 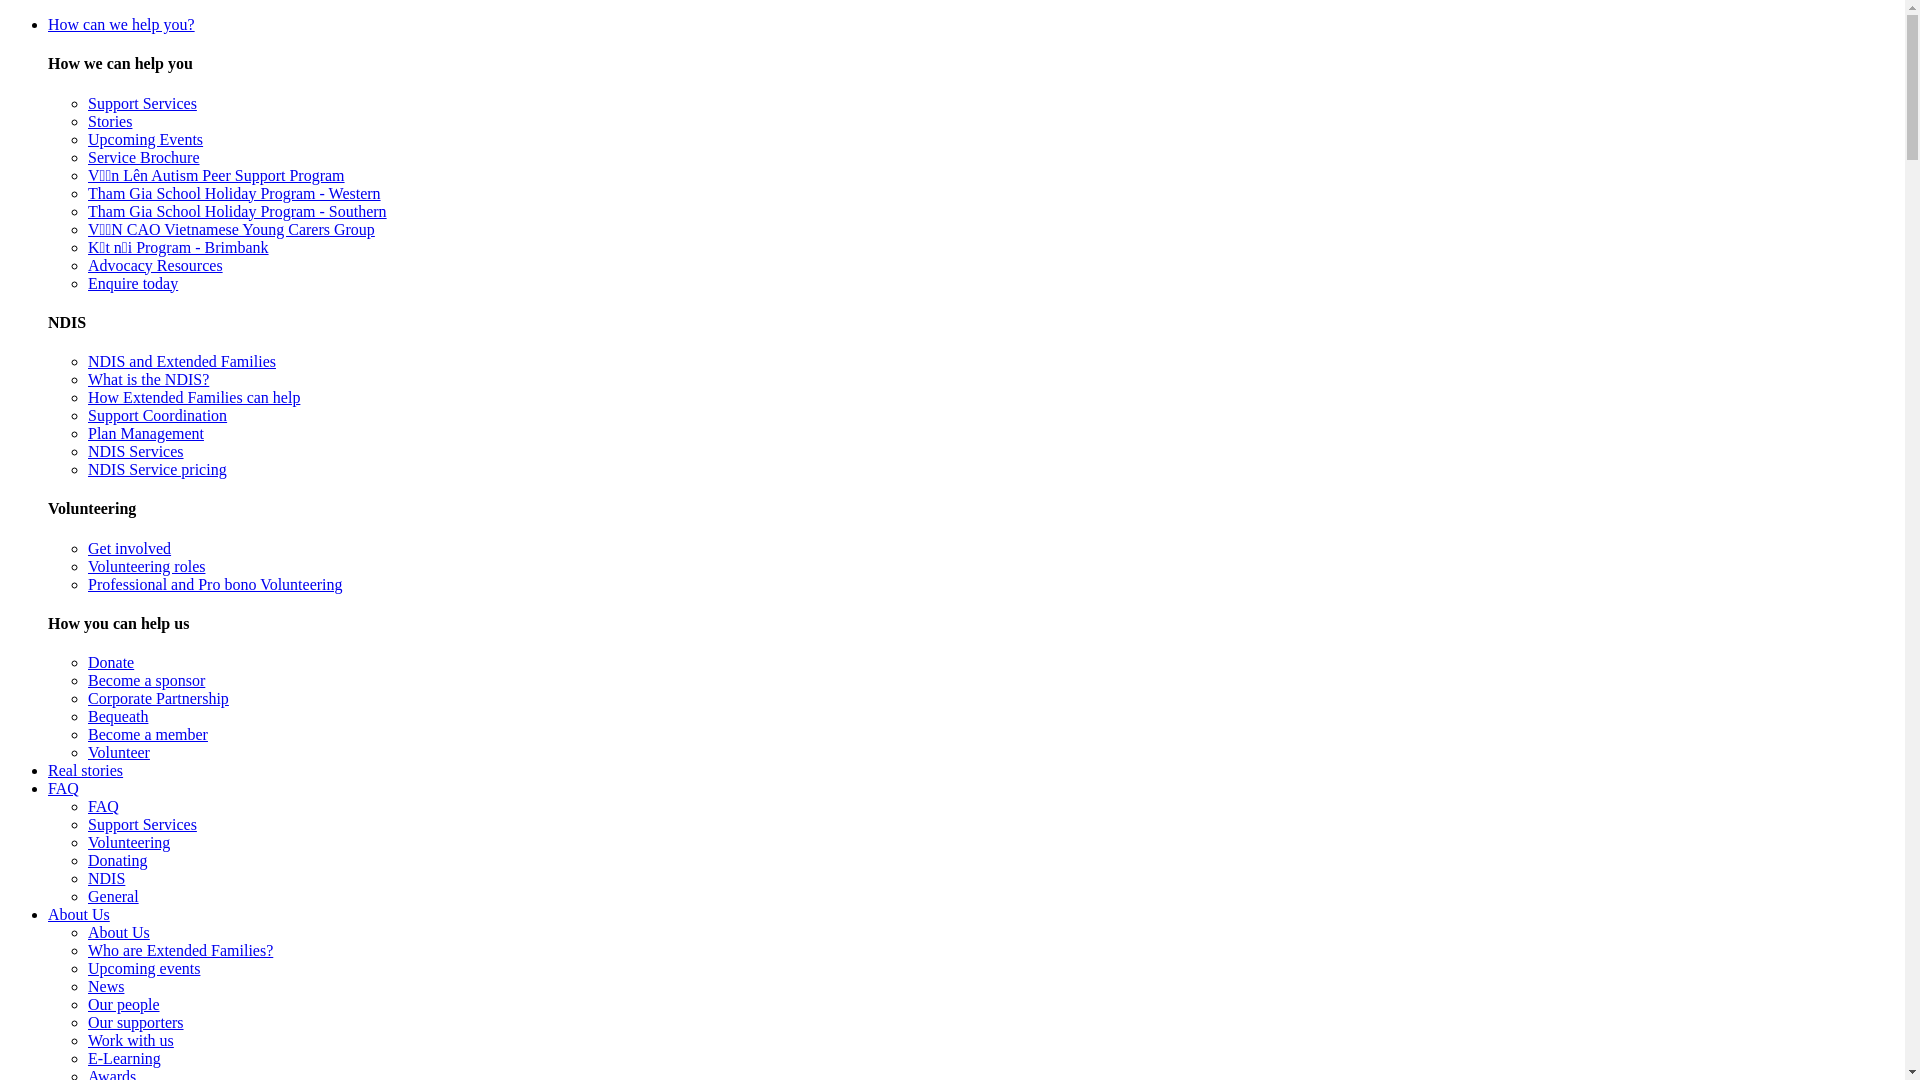 What do you see at coordinates (145, 679) in the screenshot?
I see `'Become a sponsor'` at bounding box center [145, 679].